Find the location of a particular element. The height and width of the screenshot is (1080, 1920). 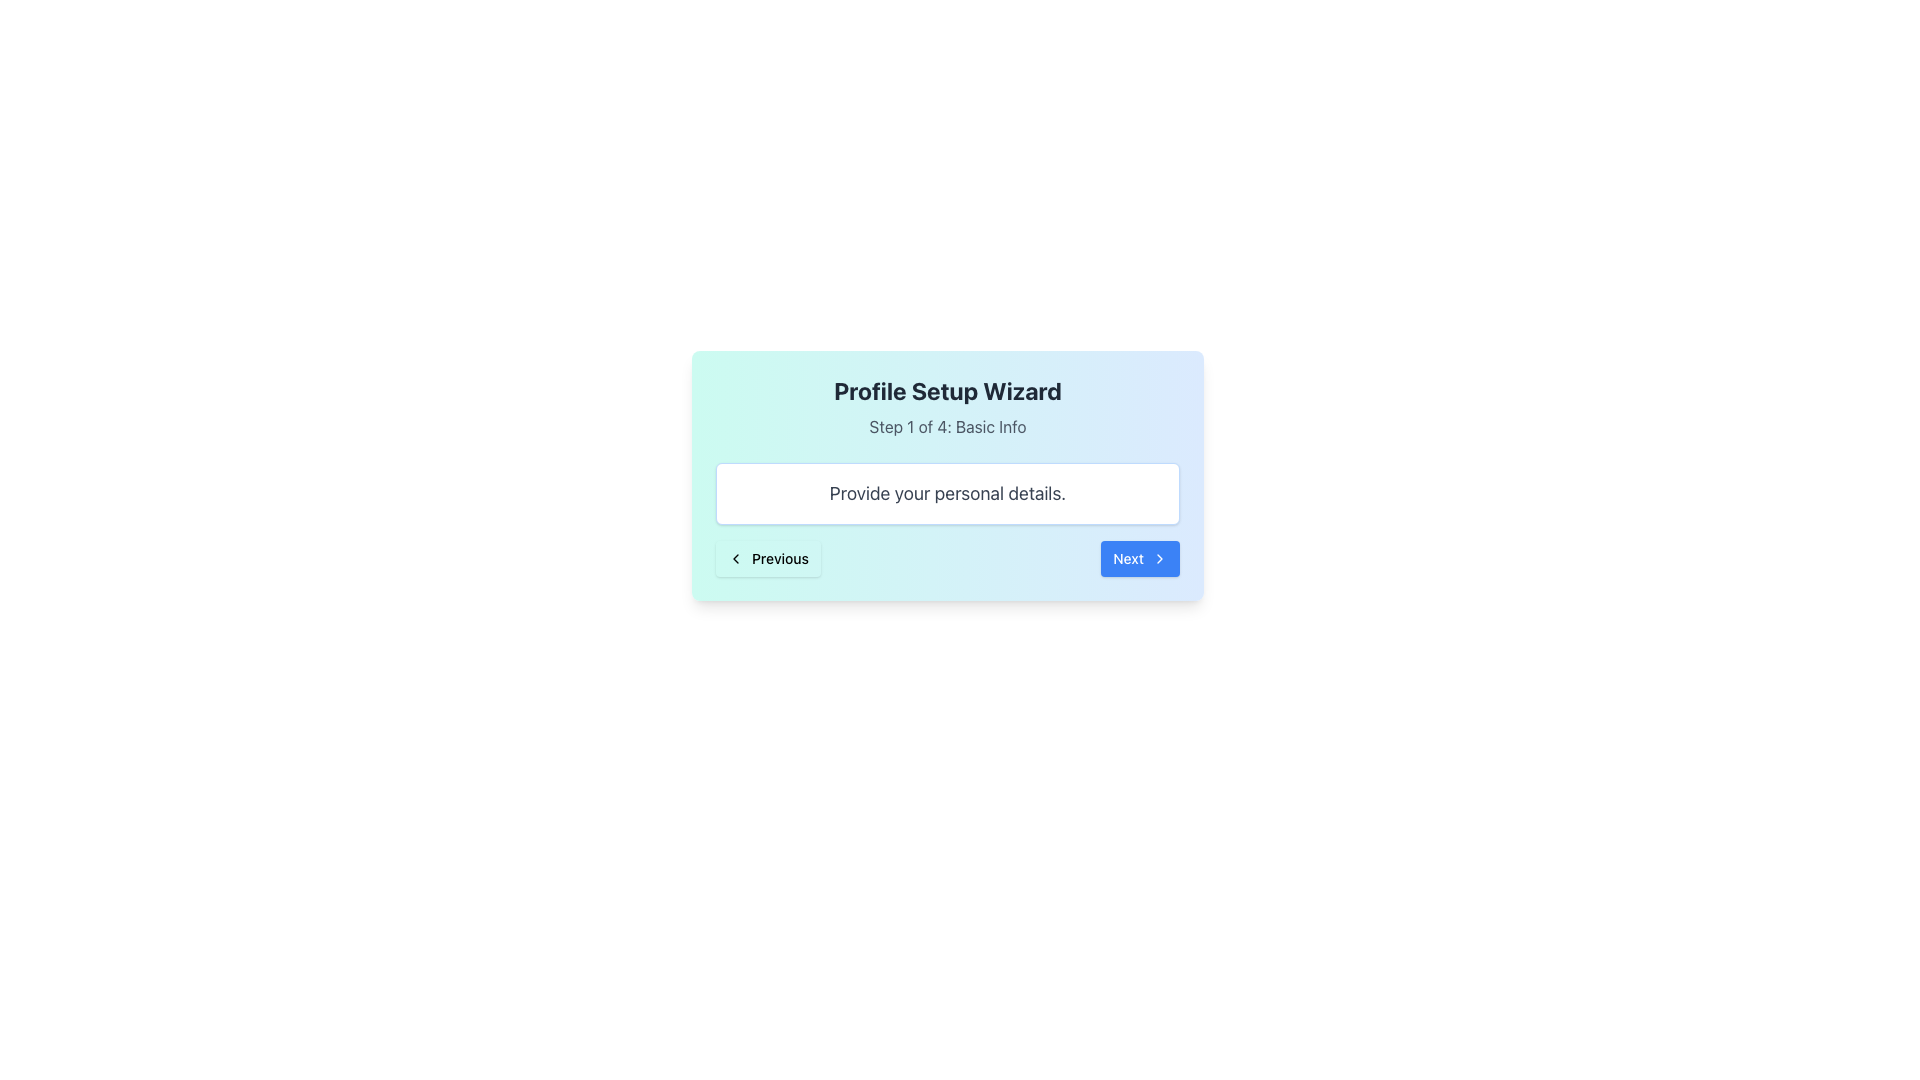

the second button in the horizontal group of navigation buttons located at the bottom-right corner of the centered card layout to proceed to the next step is located at coordinates (1140, 559).